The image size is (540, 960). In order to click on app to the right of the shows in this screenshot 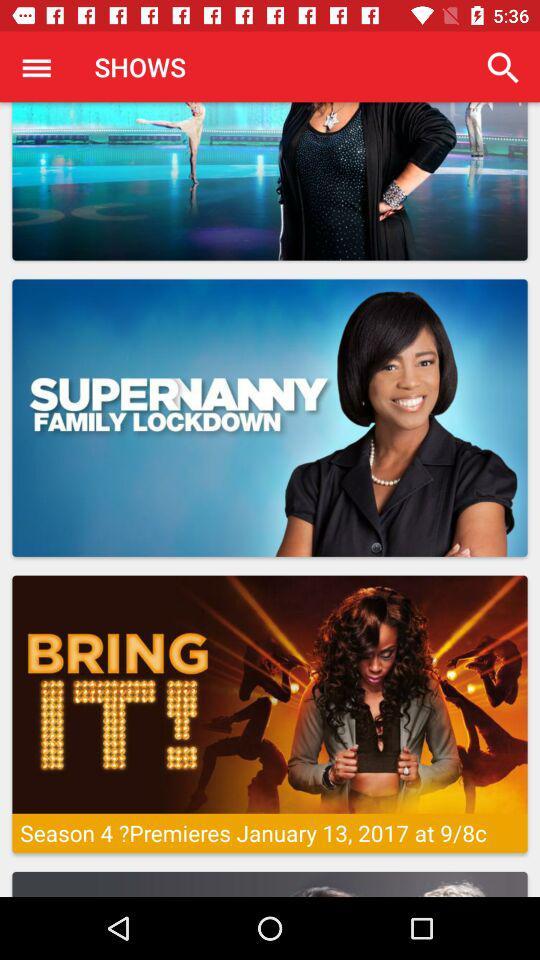, I will do `click(502, 67)`.